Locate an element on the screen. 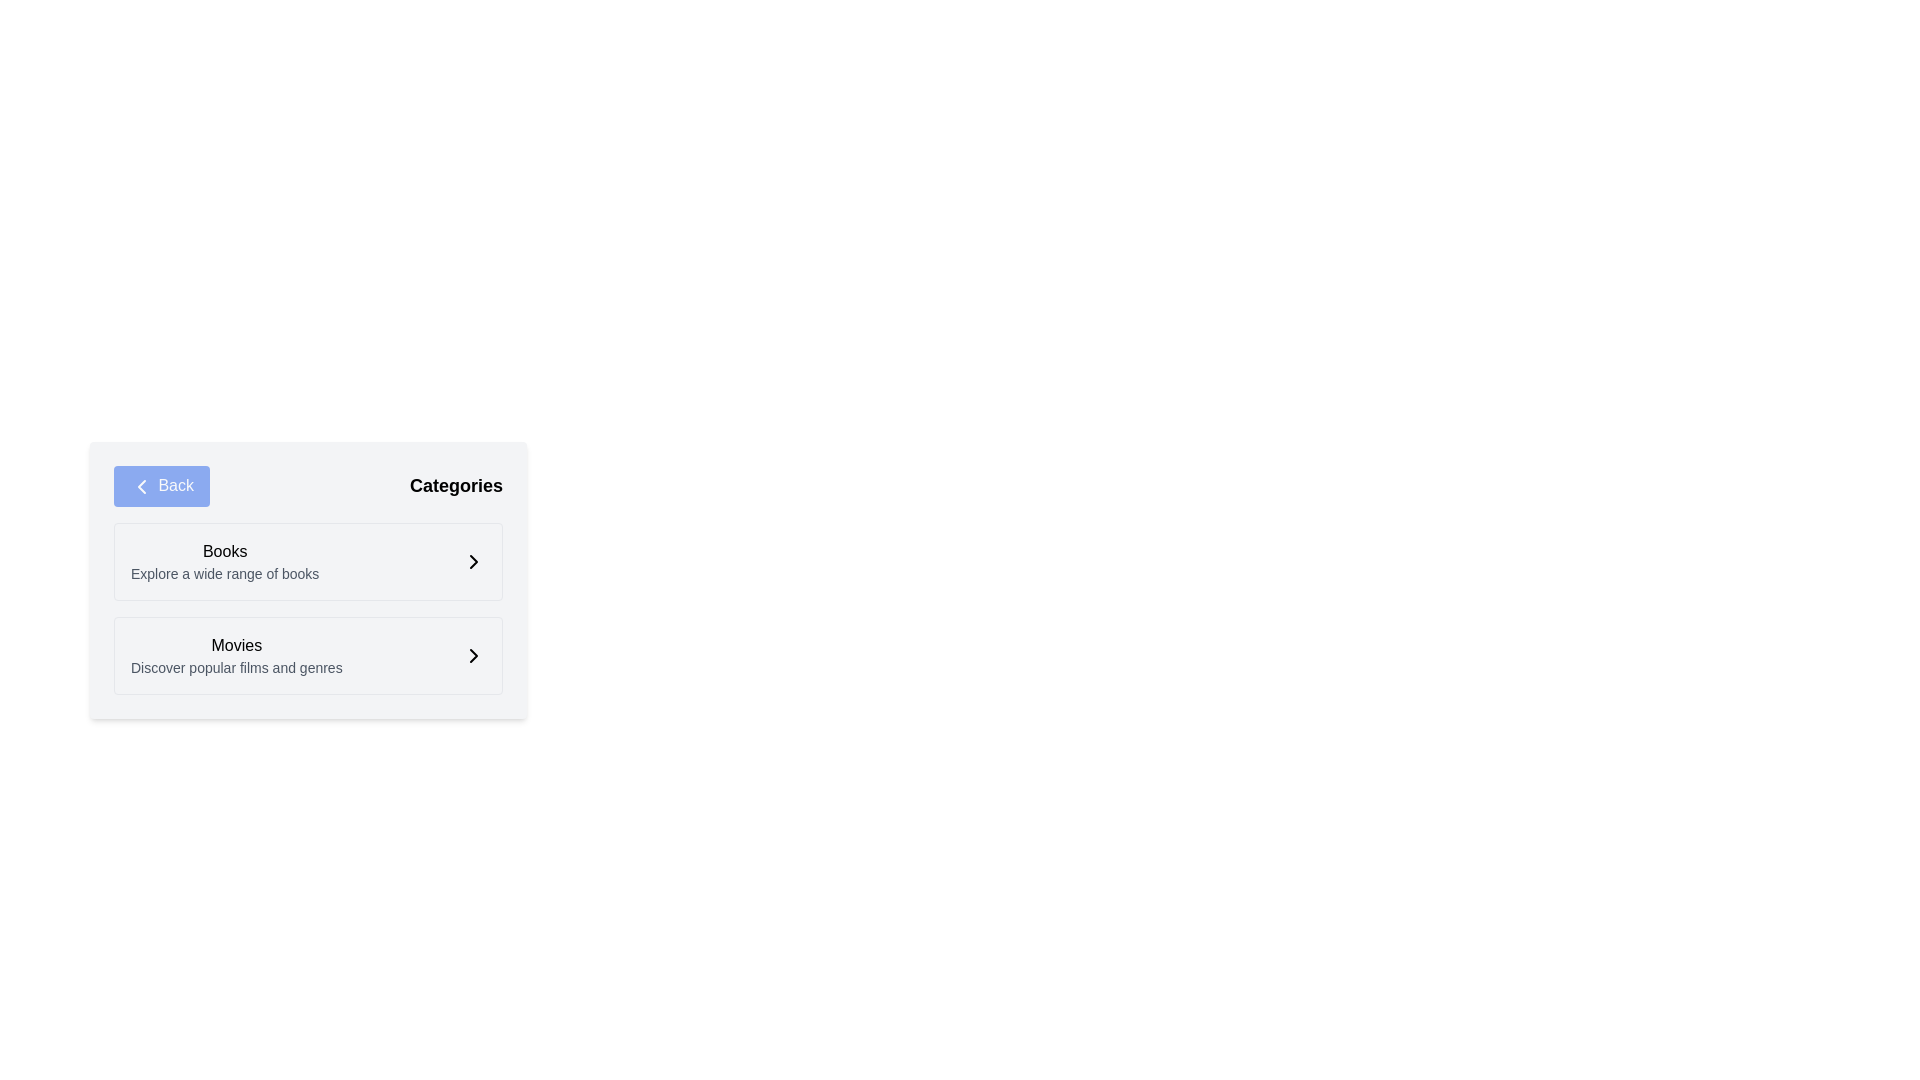 The image size is (1920, 1080). the navigational button with an arrow icon located on the left side of the header is located at coordinates (162, 486).